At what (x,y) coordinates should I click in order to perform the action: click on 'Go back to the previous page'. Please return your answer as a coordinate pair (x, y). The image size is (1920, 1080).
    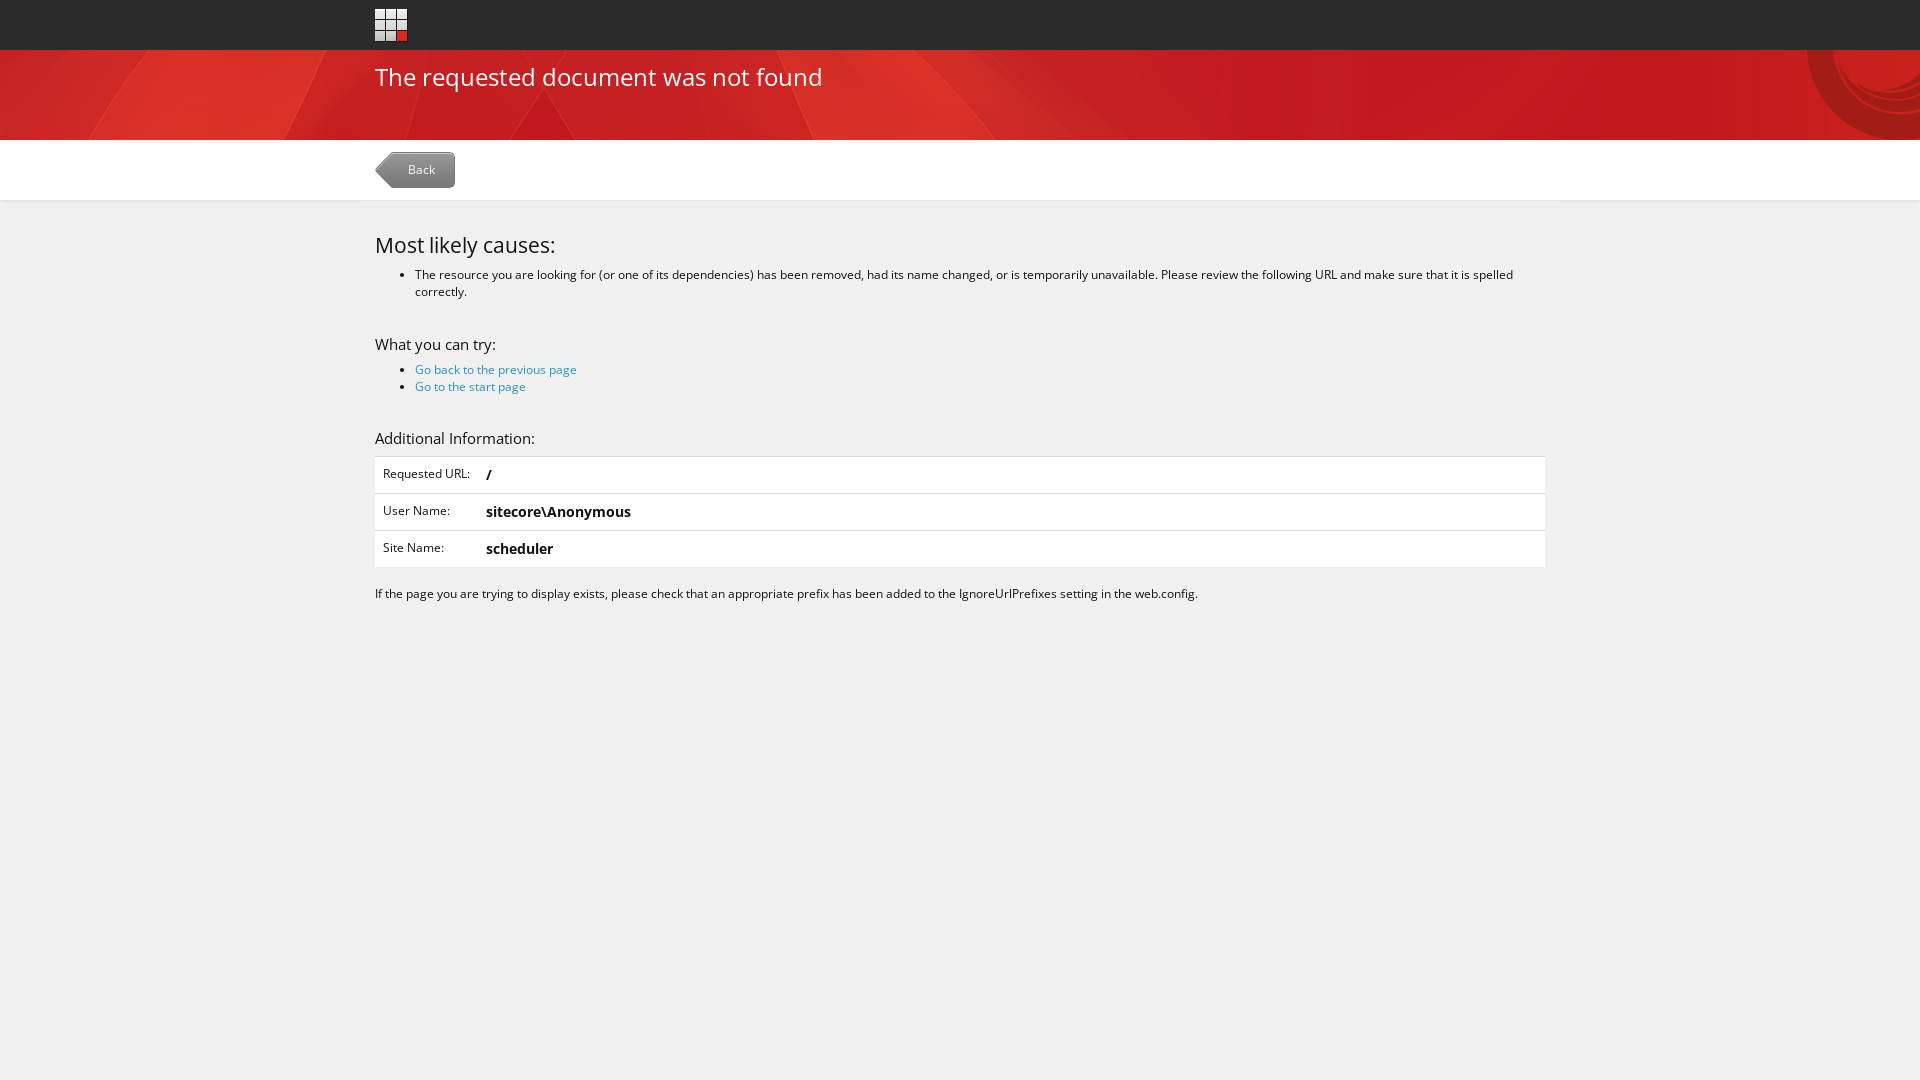
    Looking at the image, I should click on (495, 369).